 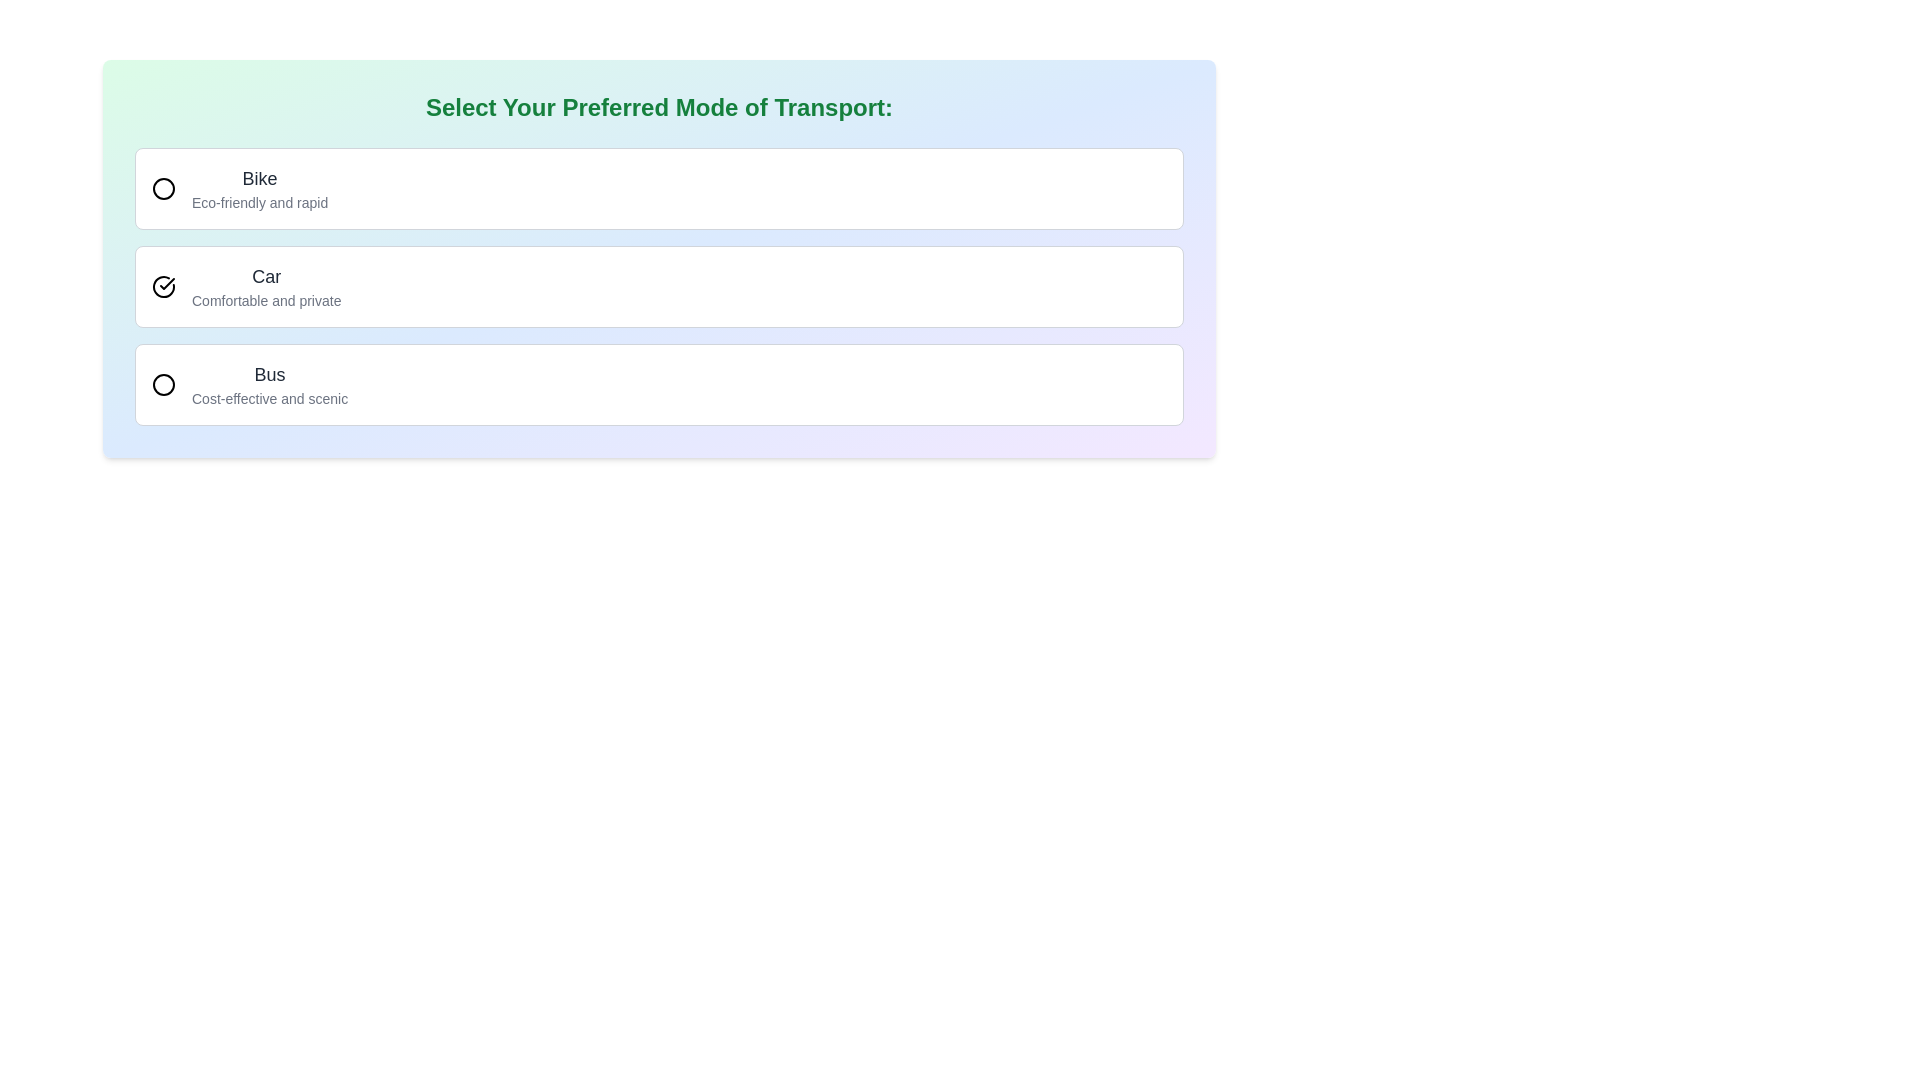 I want to click on the static text label displaying 'Eco-friendly and rapid' located underneath the 'Bike' heading in the transport modes list, so click(x=259, y=203).